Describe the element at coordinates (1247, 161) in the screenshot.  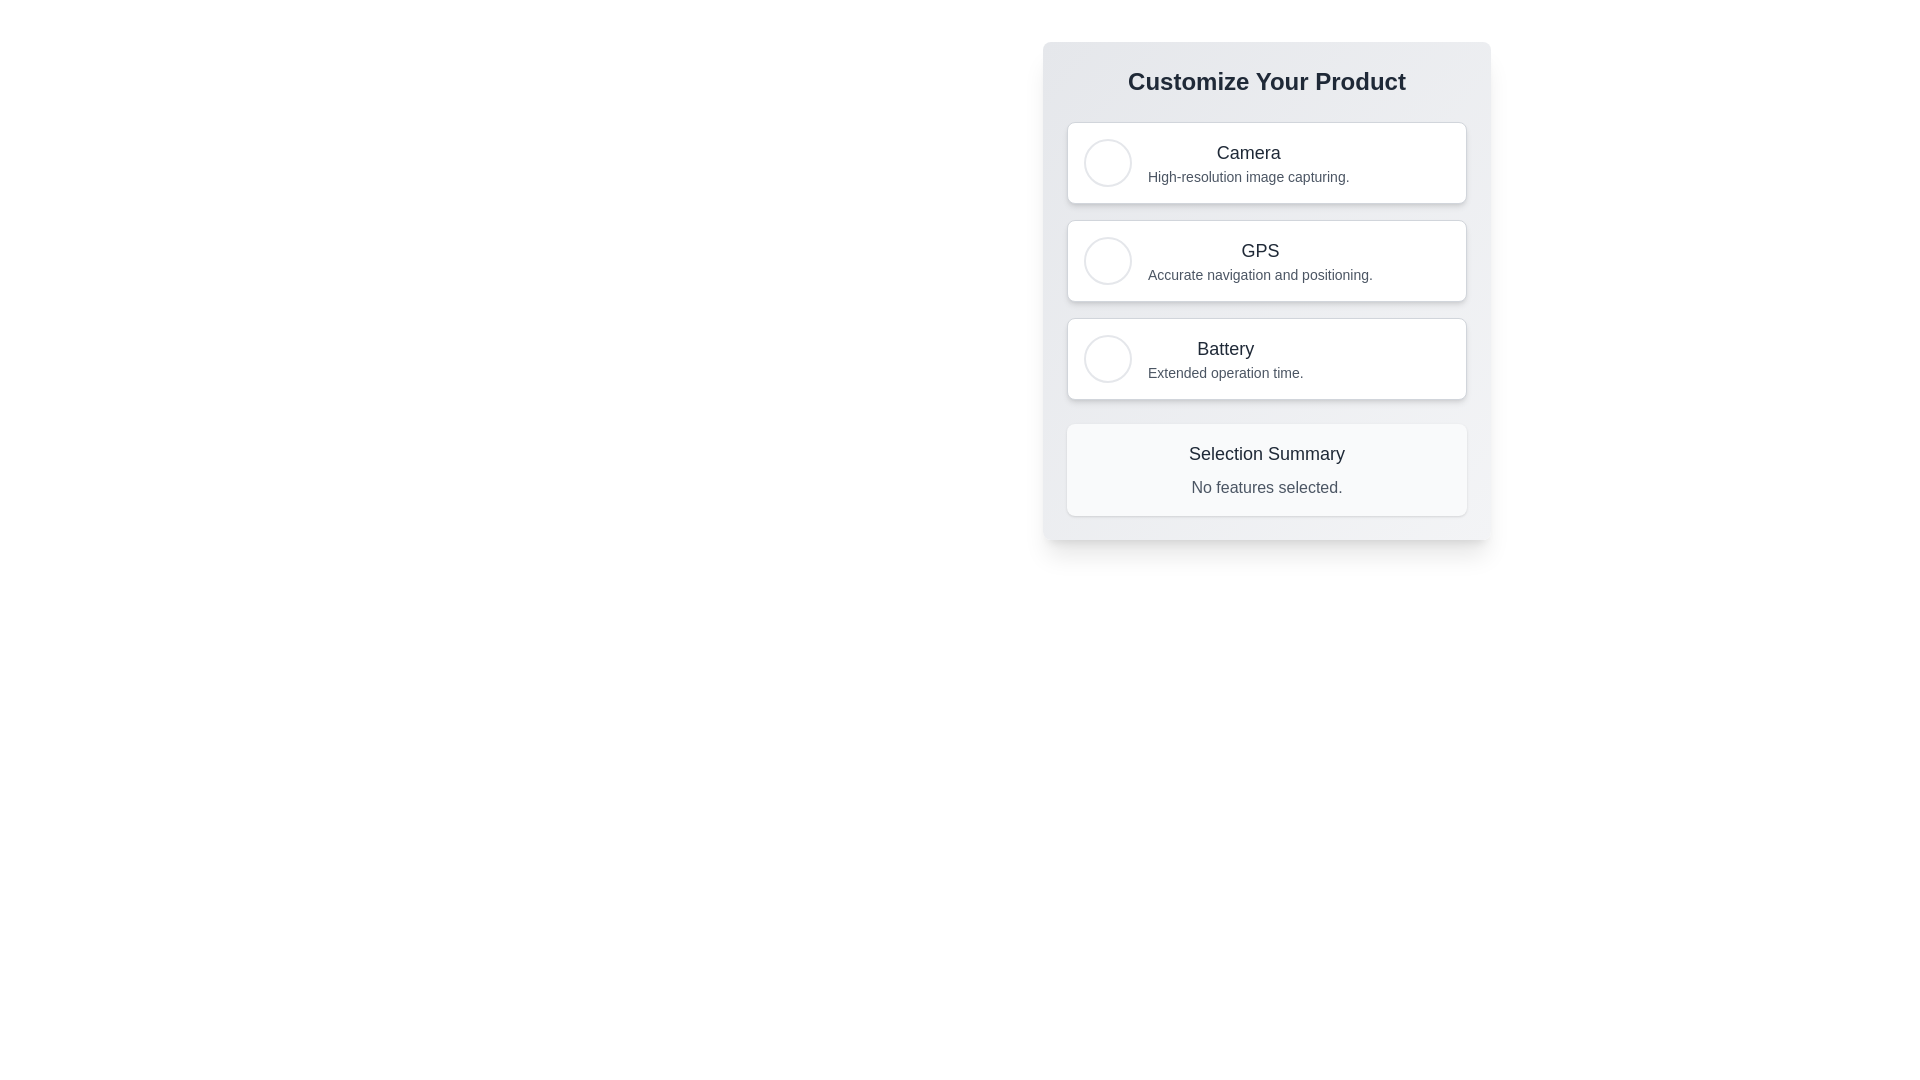
I see `the 'Camera' text label which displays high-resolution image capturing information by reading its description to understand the functionality` at that location.